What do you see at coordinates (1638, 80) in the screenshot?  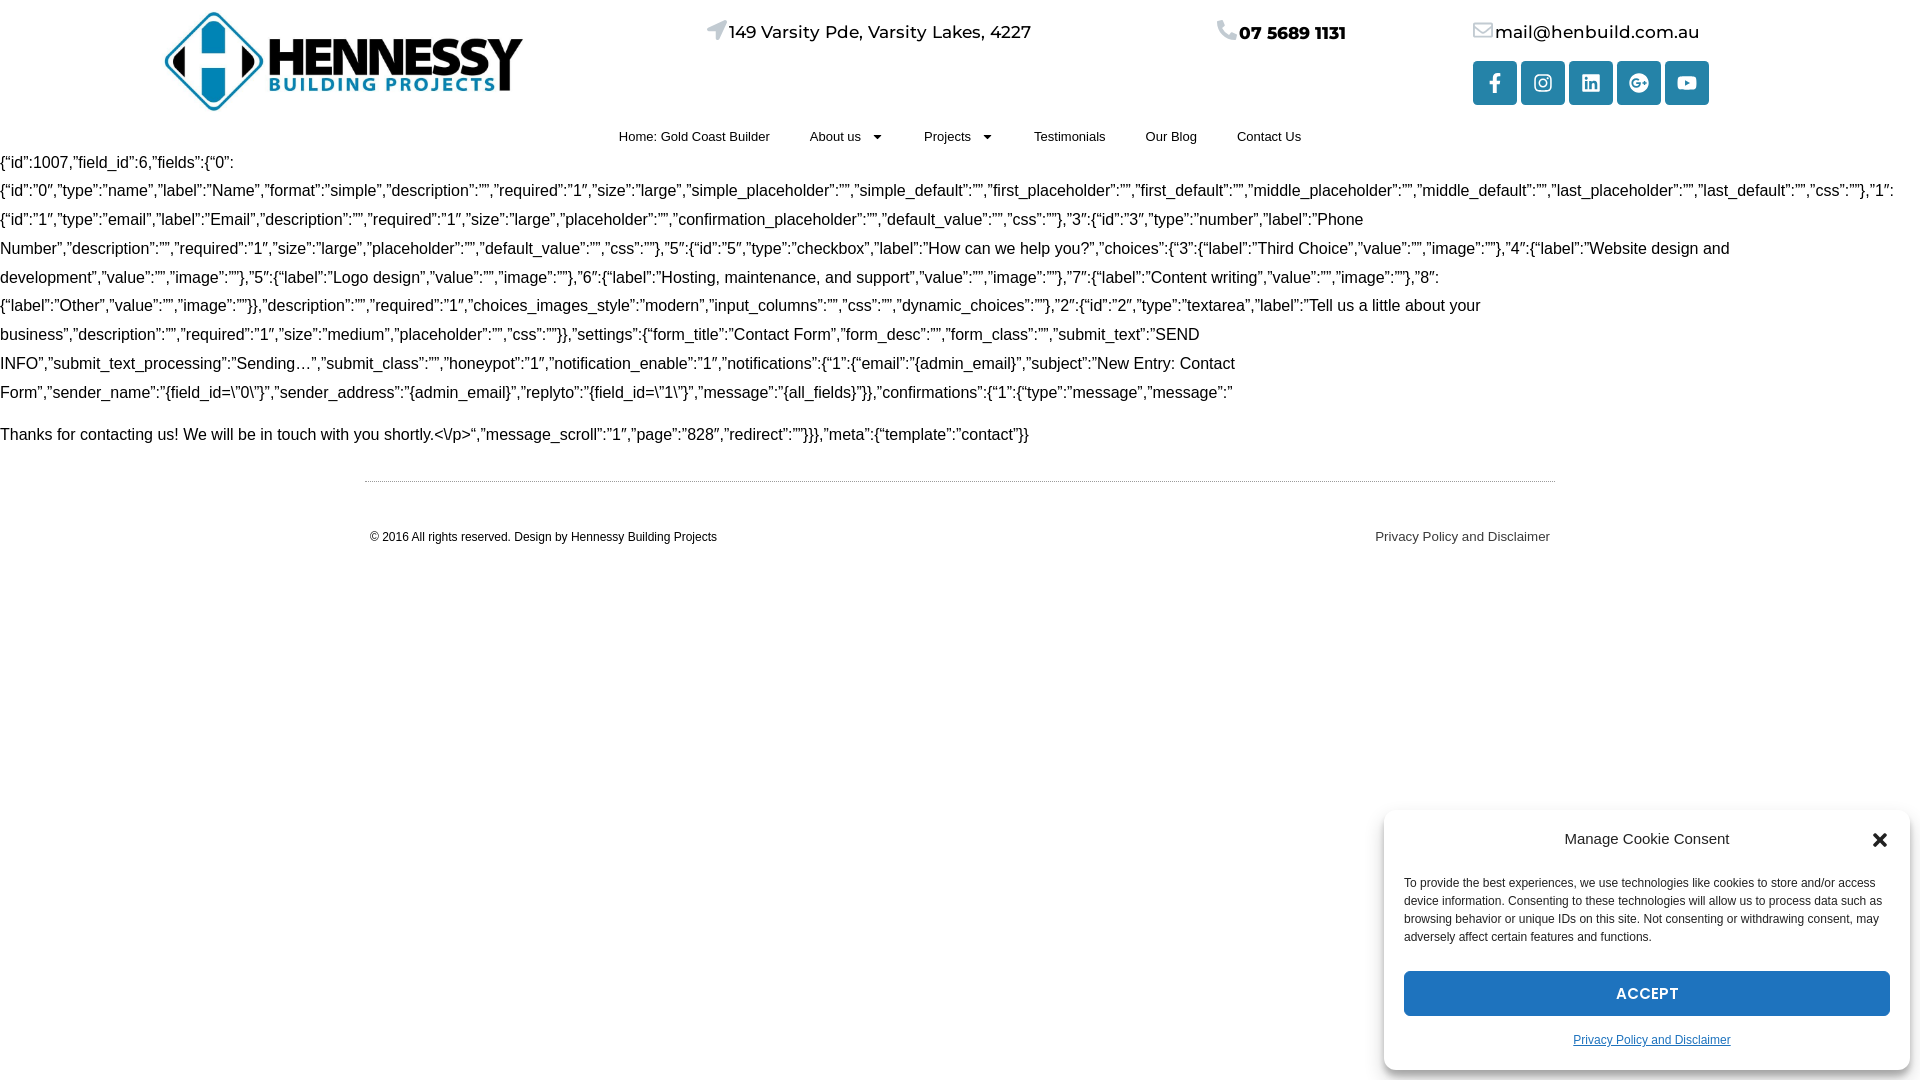 I see `'Google-plus'` at bounding box center [1638, 80].